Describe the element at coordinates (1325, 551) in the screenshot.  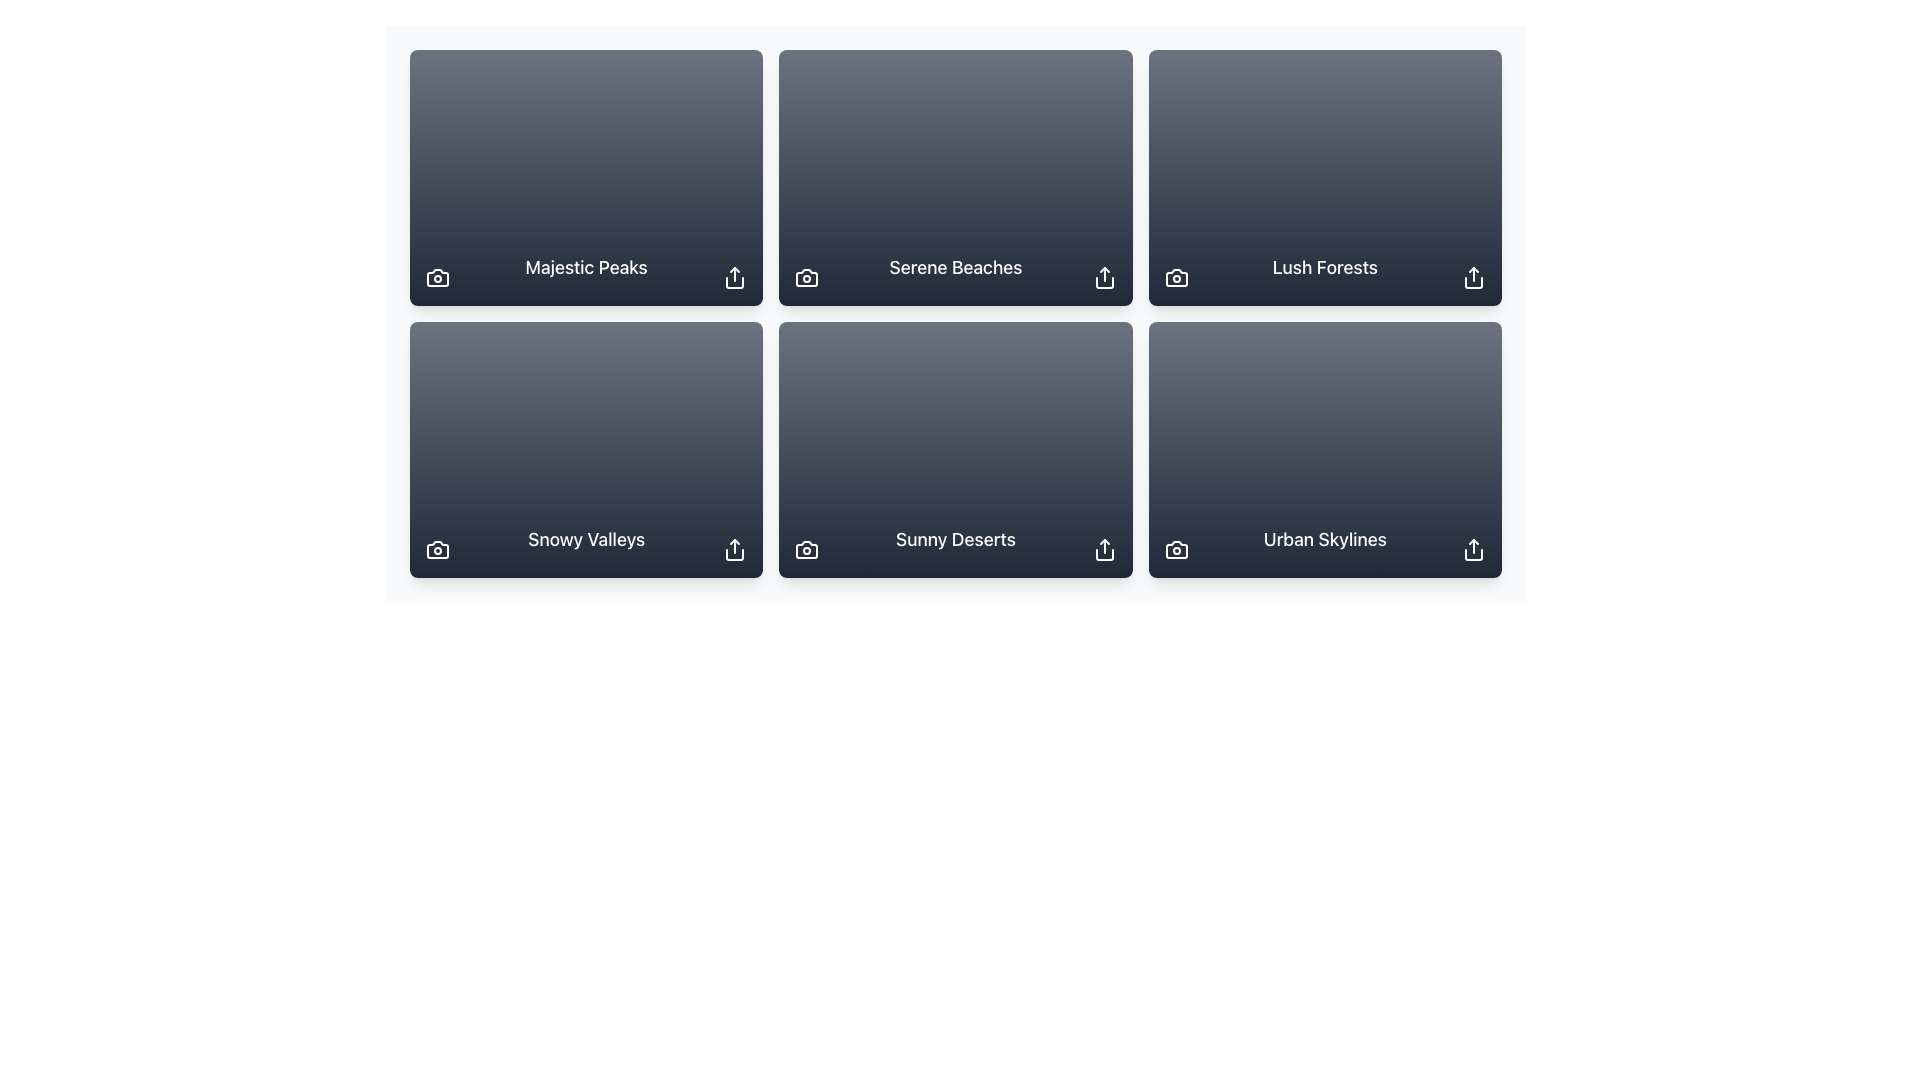
I see `the static text element displaying 'Urban Skylines', which is styled in white font color and positioned in the bottom row, third column of a six-item grid layout` at that location.